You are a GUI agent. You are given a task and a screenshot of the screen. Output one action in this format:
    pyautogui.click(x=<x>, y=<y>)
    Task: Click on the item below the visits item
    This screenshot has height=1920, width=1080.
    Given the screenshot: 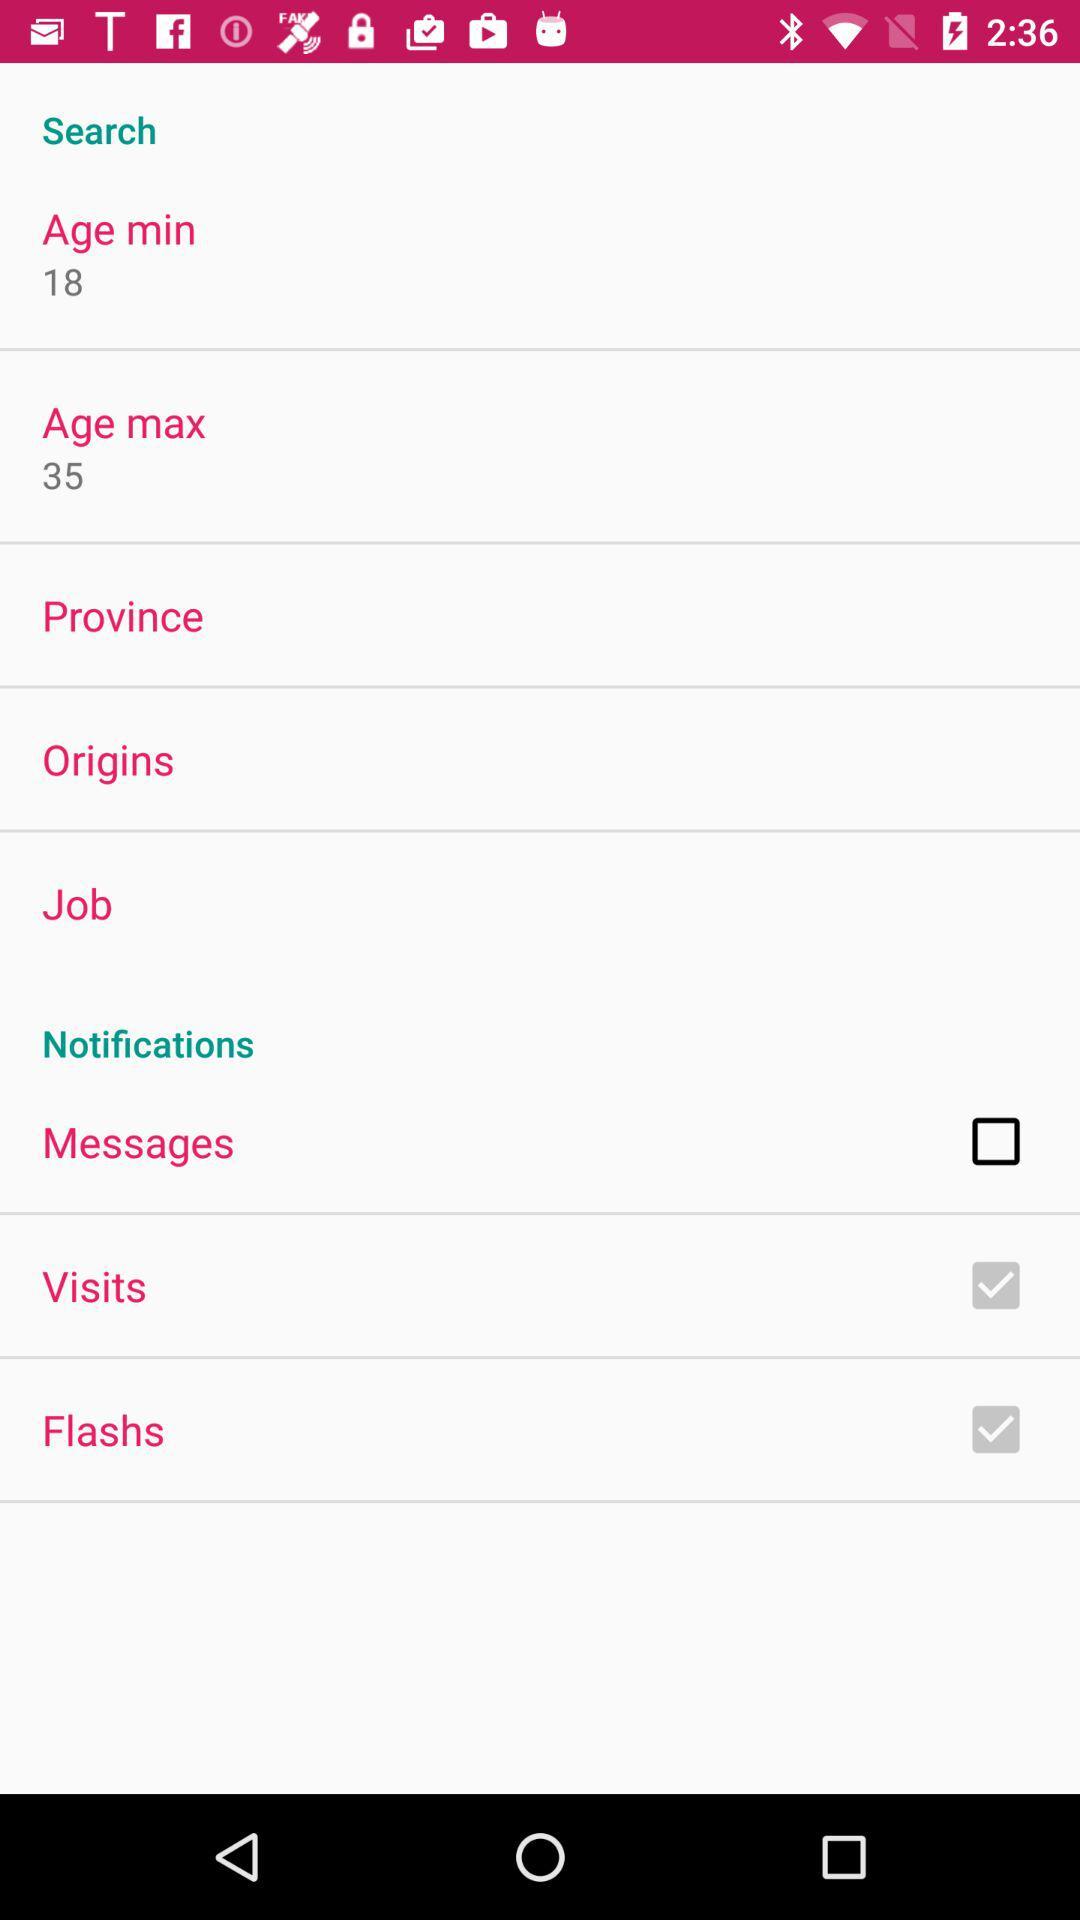 What is the action you would take?
    pyautogui.click(x=103, y=1428)
    